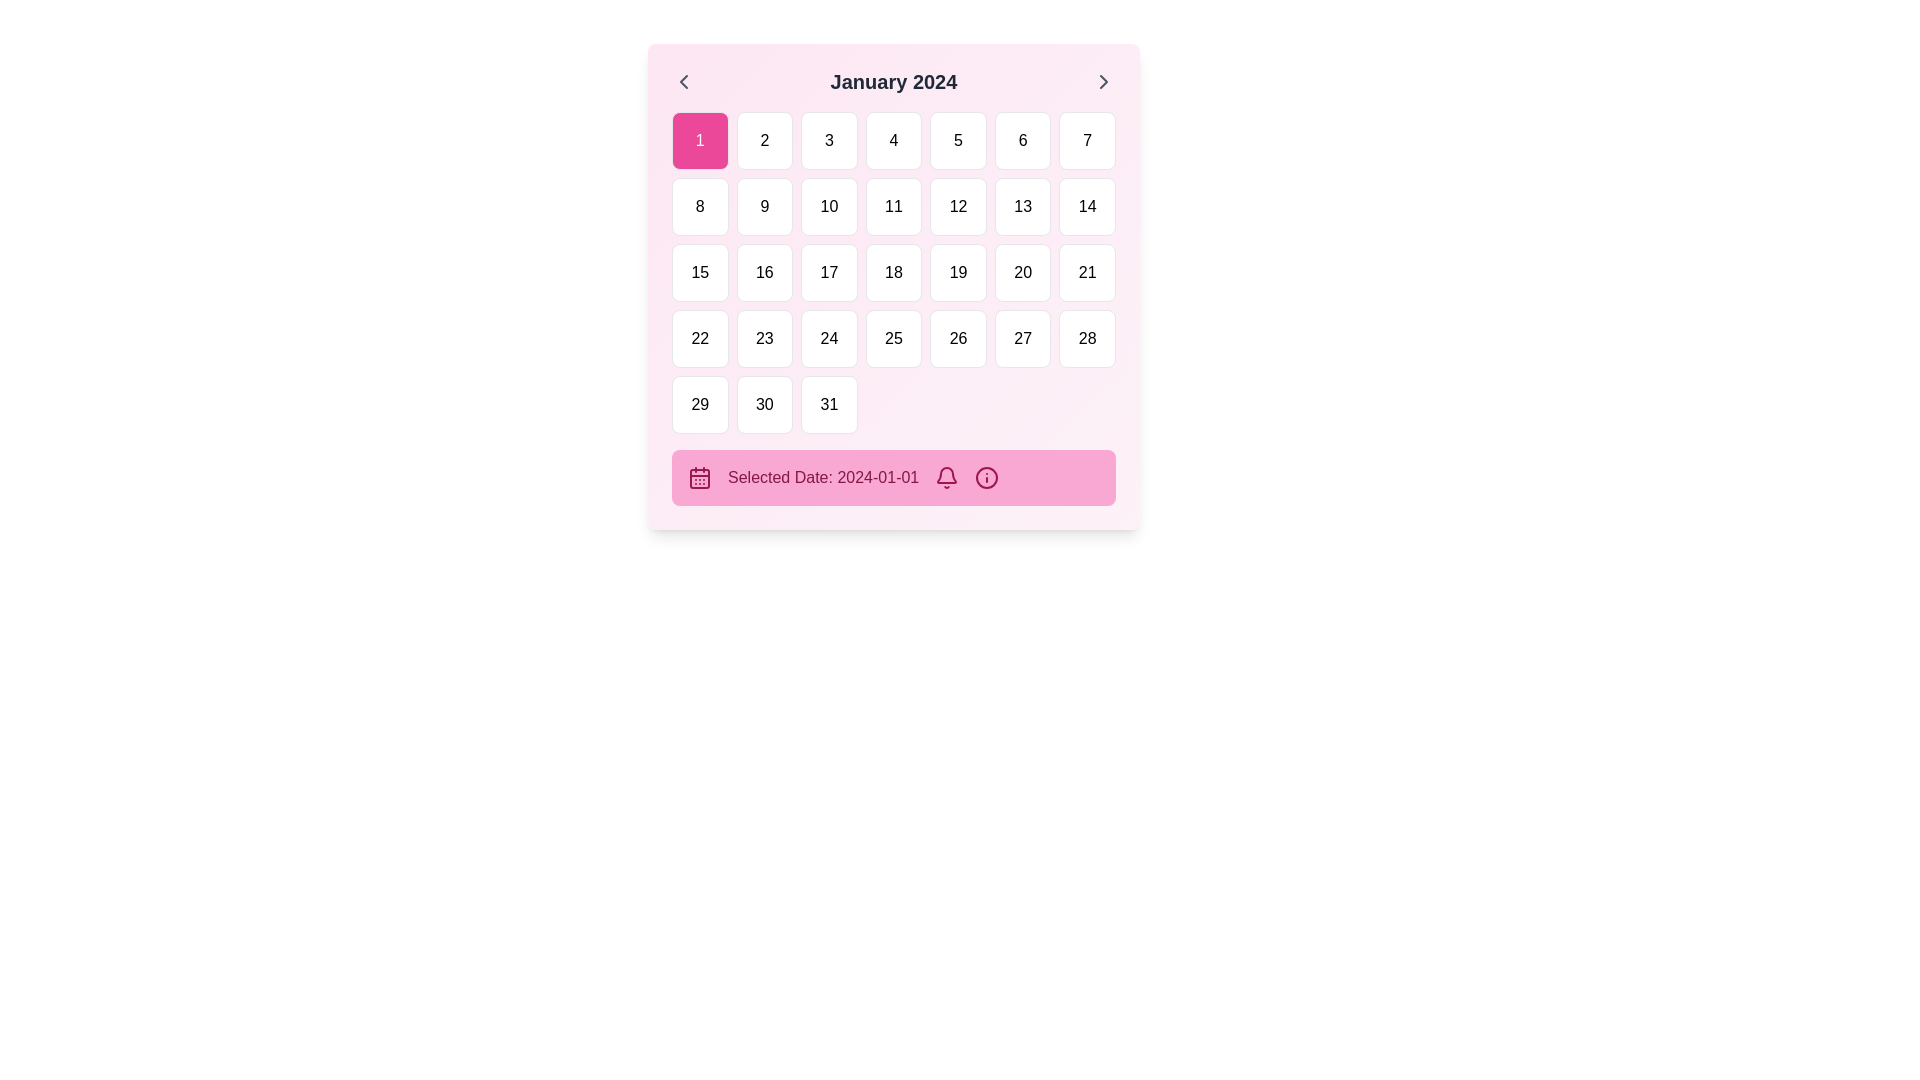  I want to click on the clickable date box displaying '17' in the calendar grid, so click(829, 273).